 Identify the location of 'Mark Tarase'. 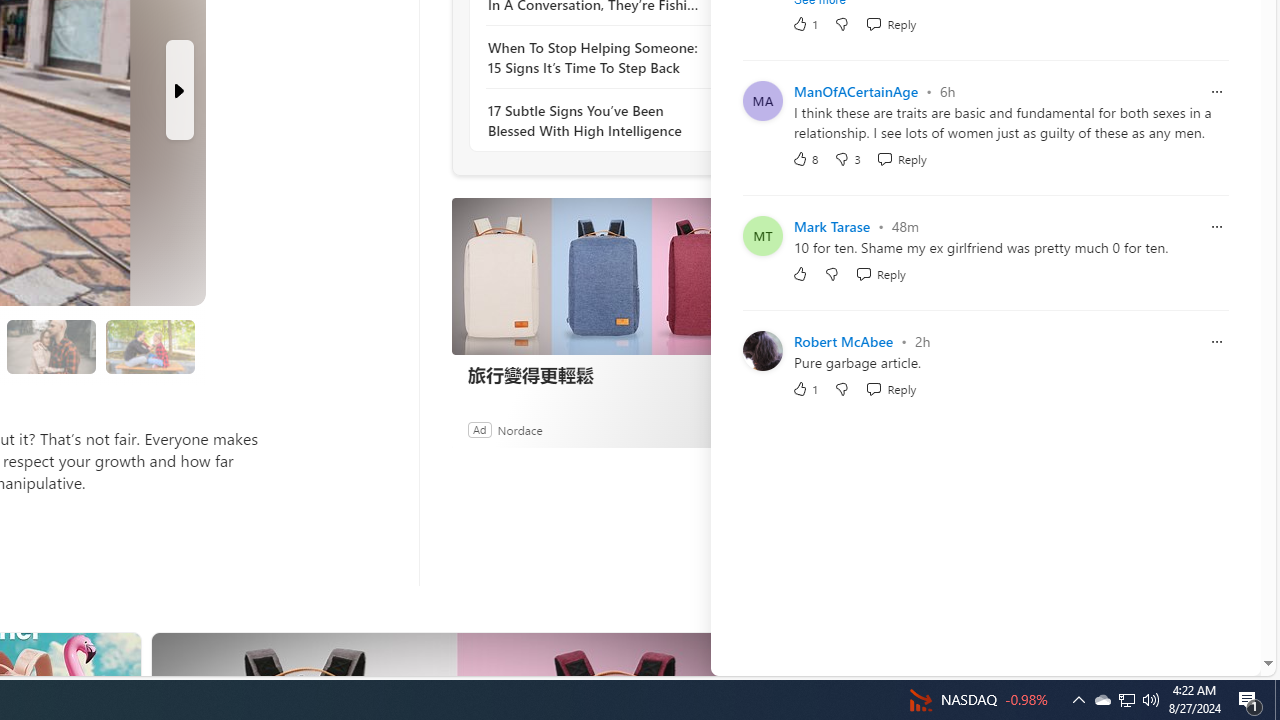
(832, 225).